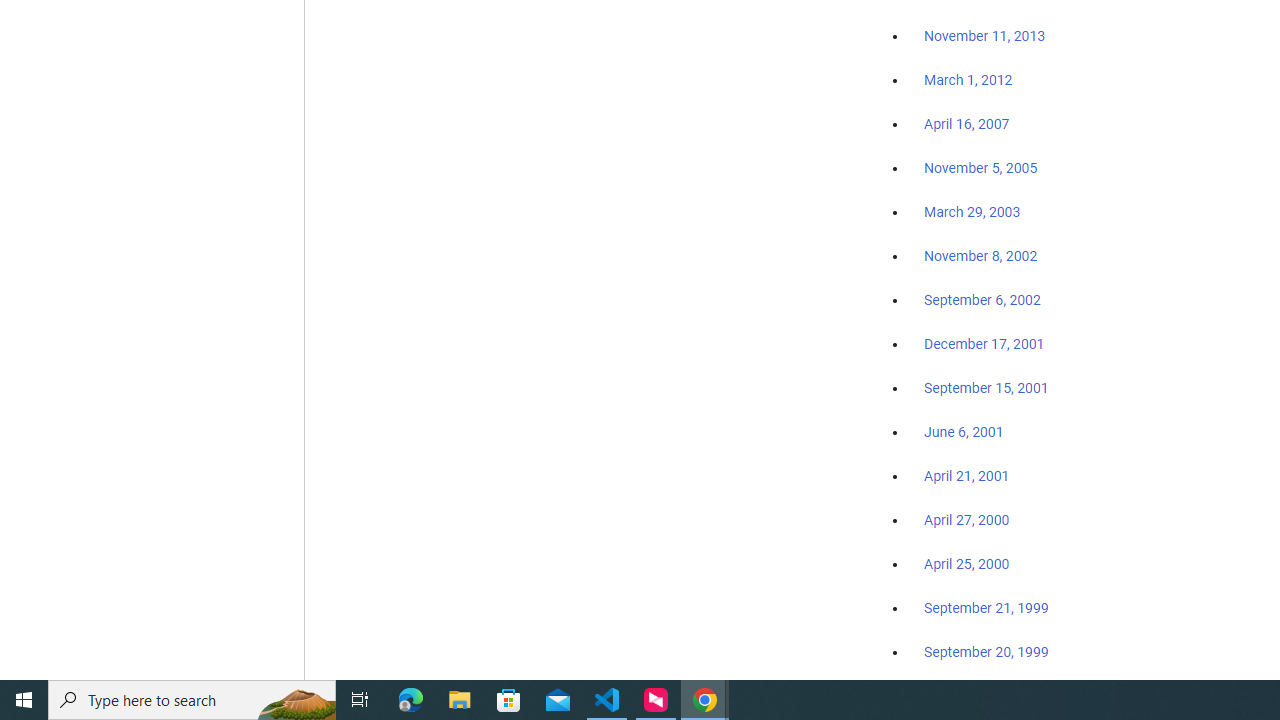 The height and width of the screenshot is (720, 1280). Describe the element at coordinates (984, 342) in the screenshot. I see `'December 17, 2001'` at that location.